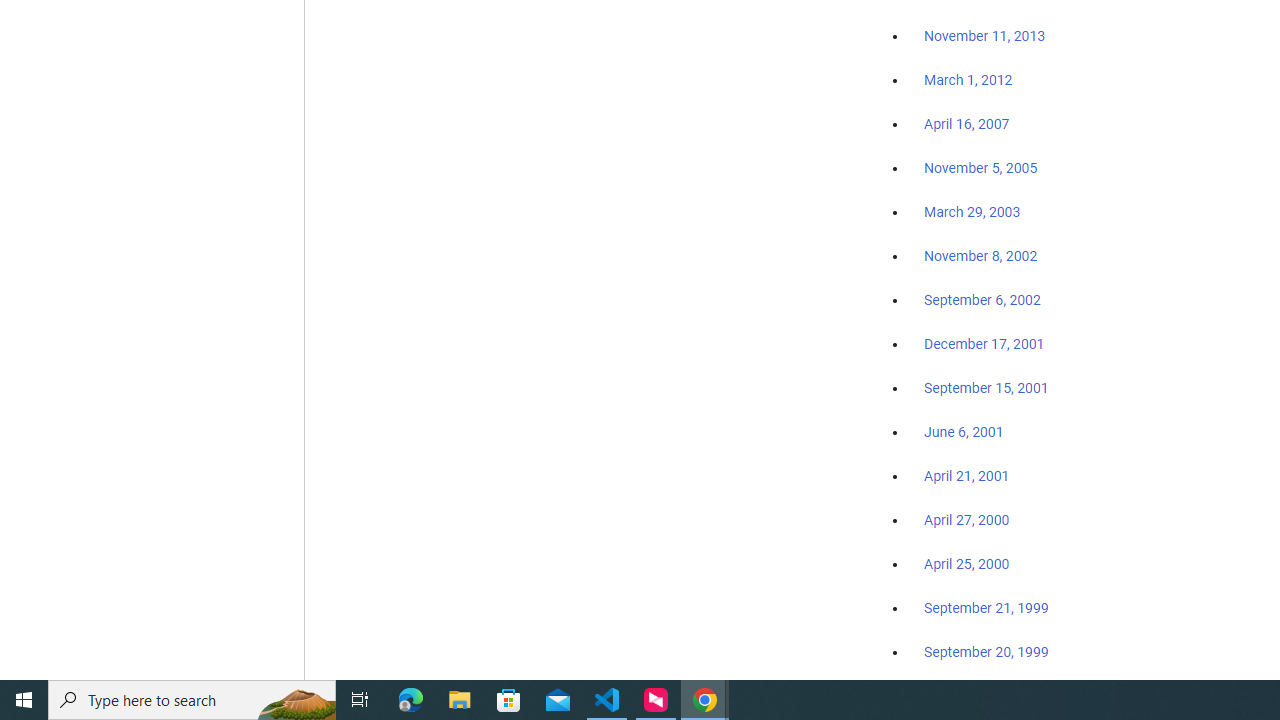 The height and width of the screenshot is (720, 1280). Describe the element at coordinates (984, 342) in the screenshot. I see `'December 17, 2001'` at that location.